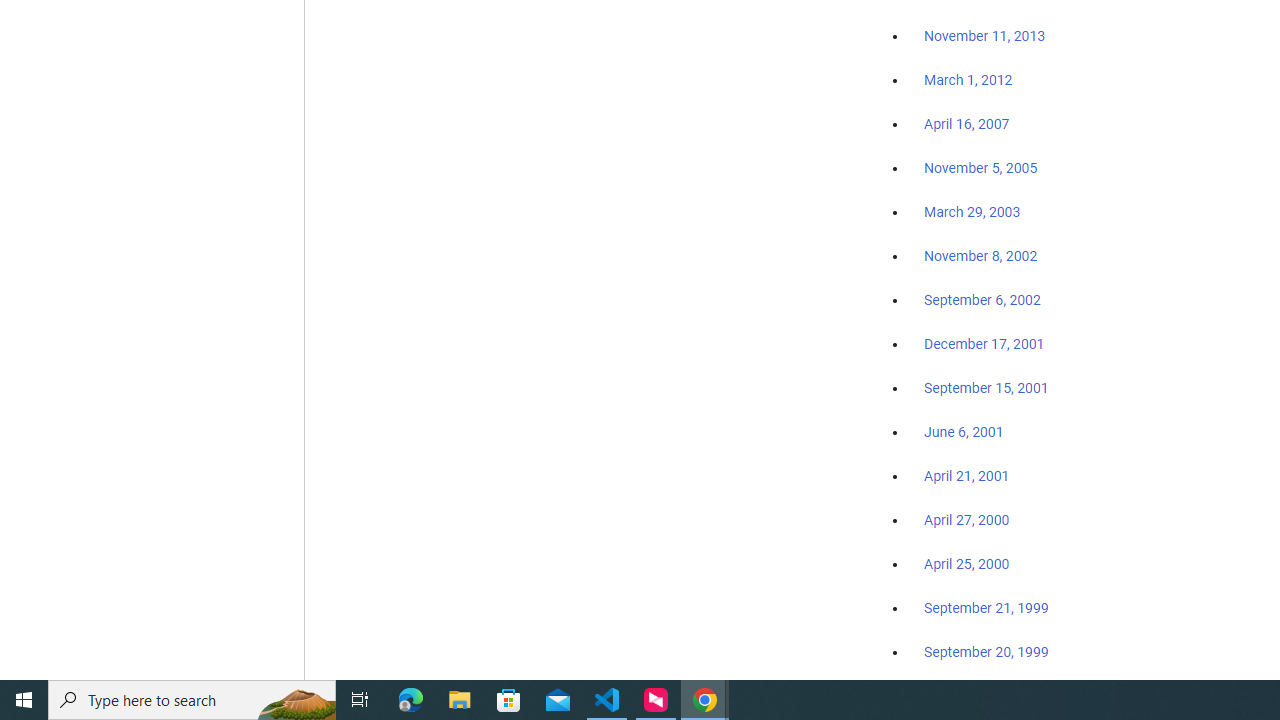 The height and width of the screenshot is (720, 1280). Describe the element at coordinates (984, 342) in the screenshot. I see `'December 17, 2001'` at that location.